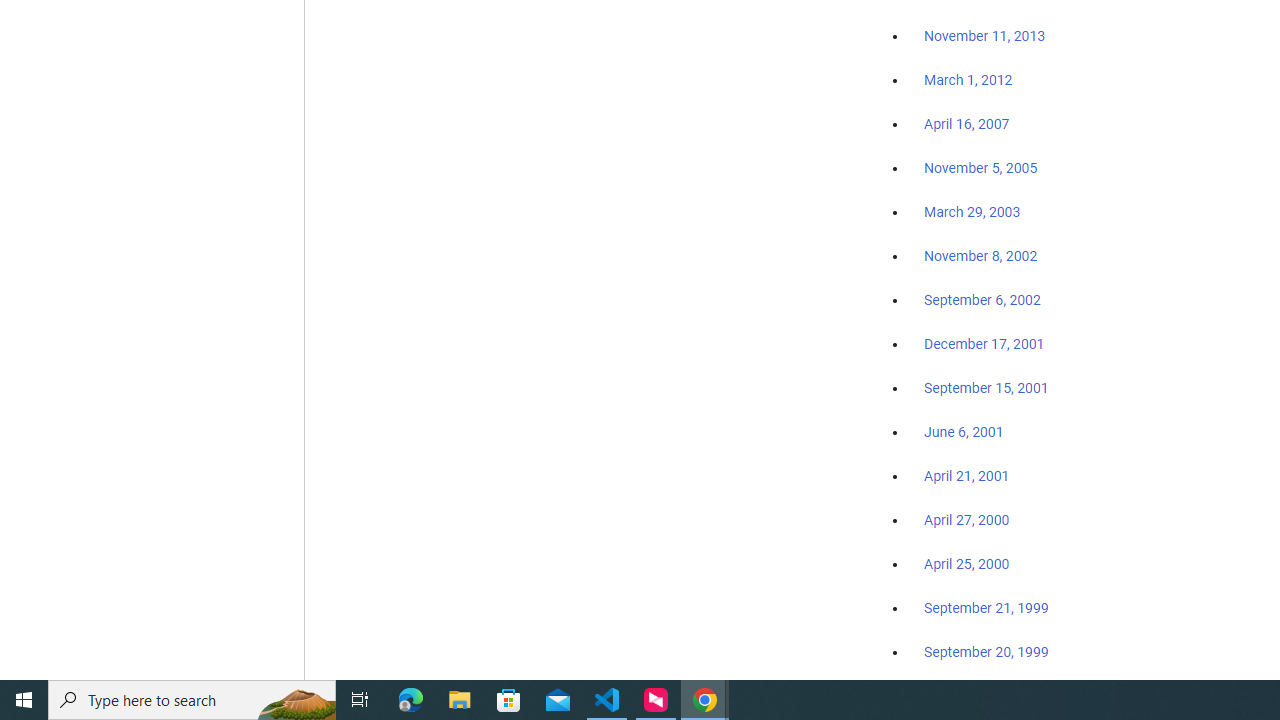 The height and width of the screenshot is (720, 1280). Describe the element at coordinates (984, 342) in the screenshot. I see `'December 17, 2001'` at that location.